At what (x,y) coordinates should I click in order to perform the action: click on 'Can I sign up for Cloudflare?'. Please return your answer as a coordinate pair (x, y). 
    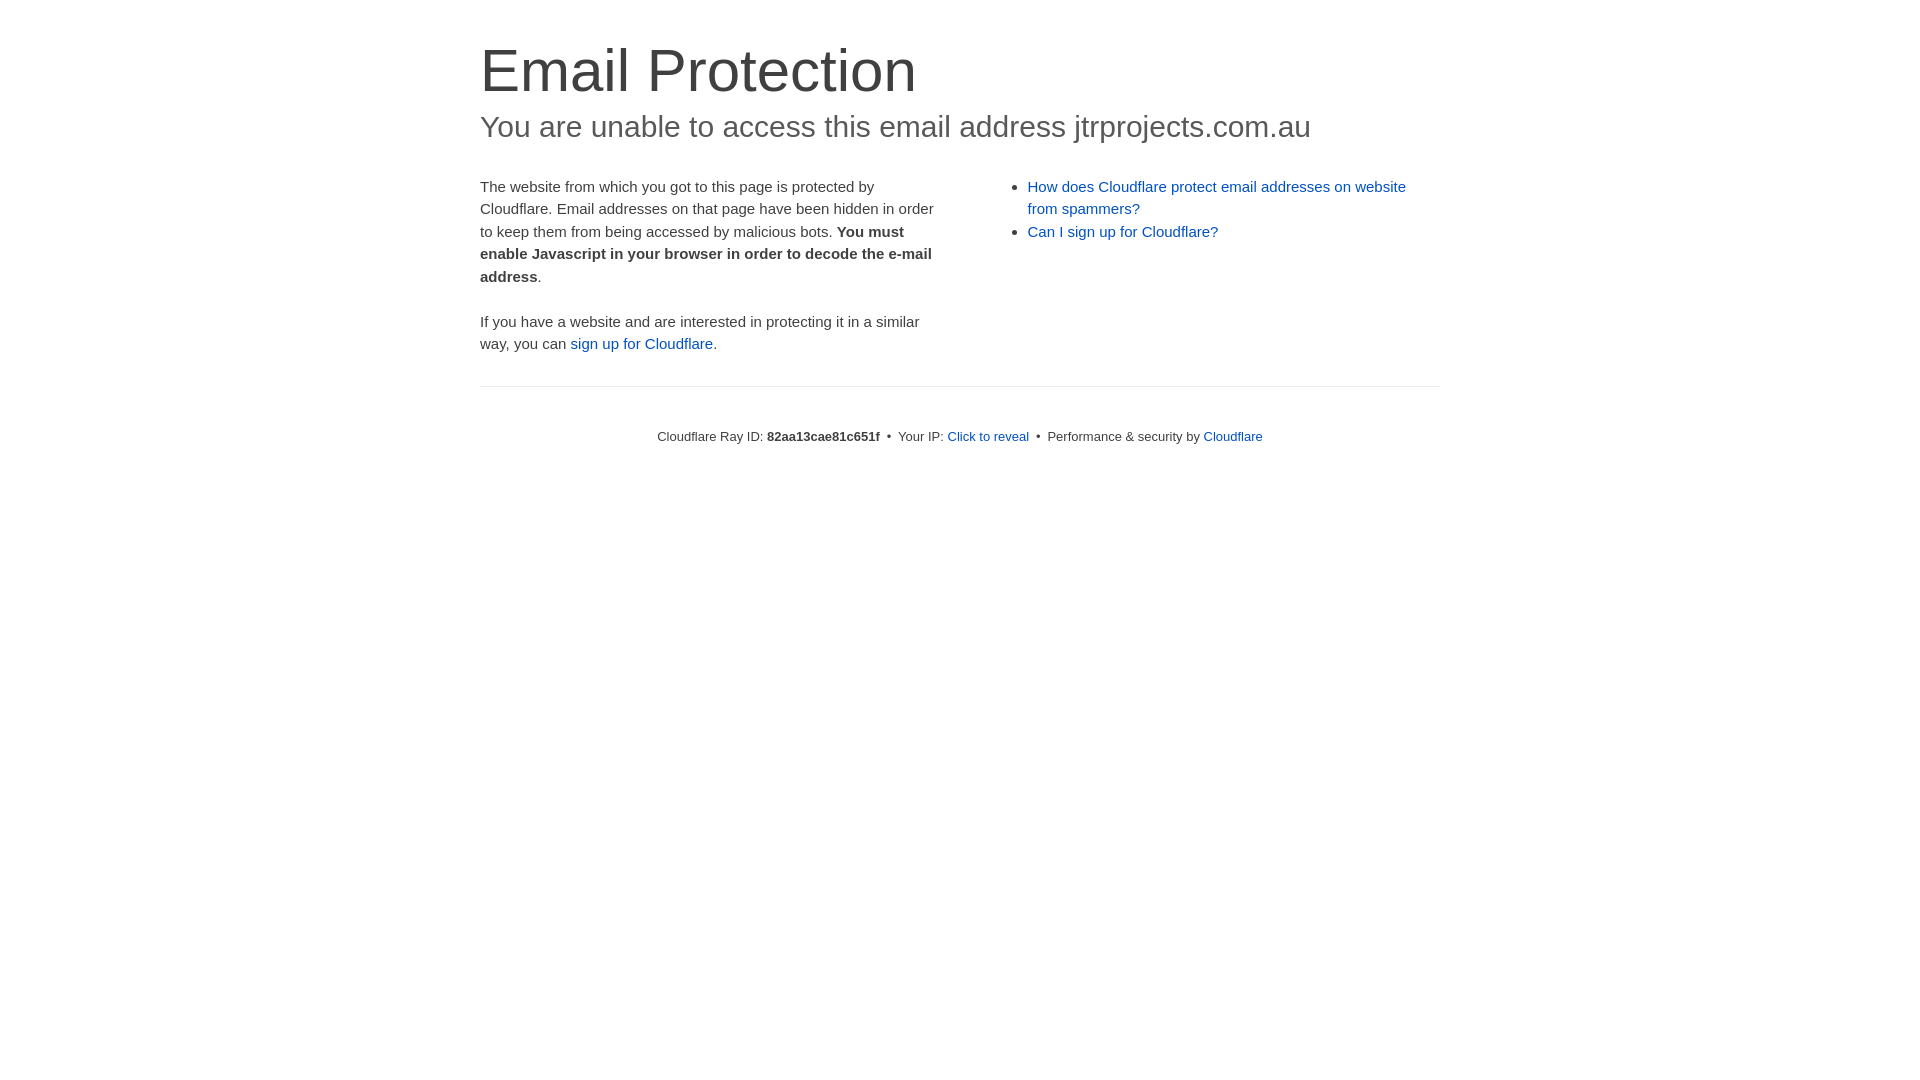
    Looking at the image, I should click on (1123, 230).